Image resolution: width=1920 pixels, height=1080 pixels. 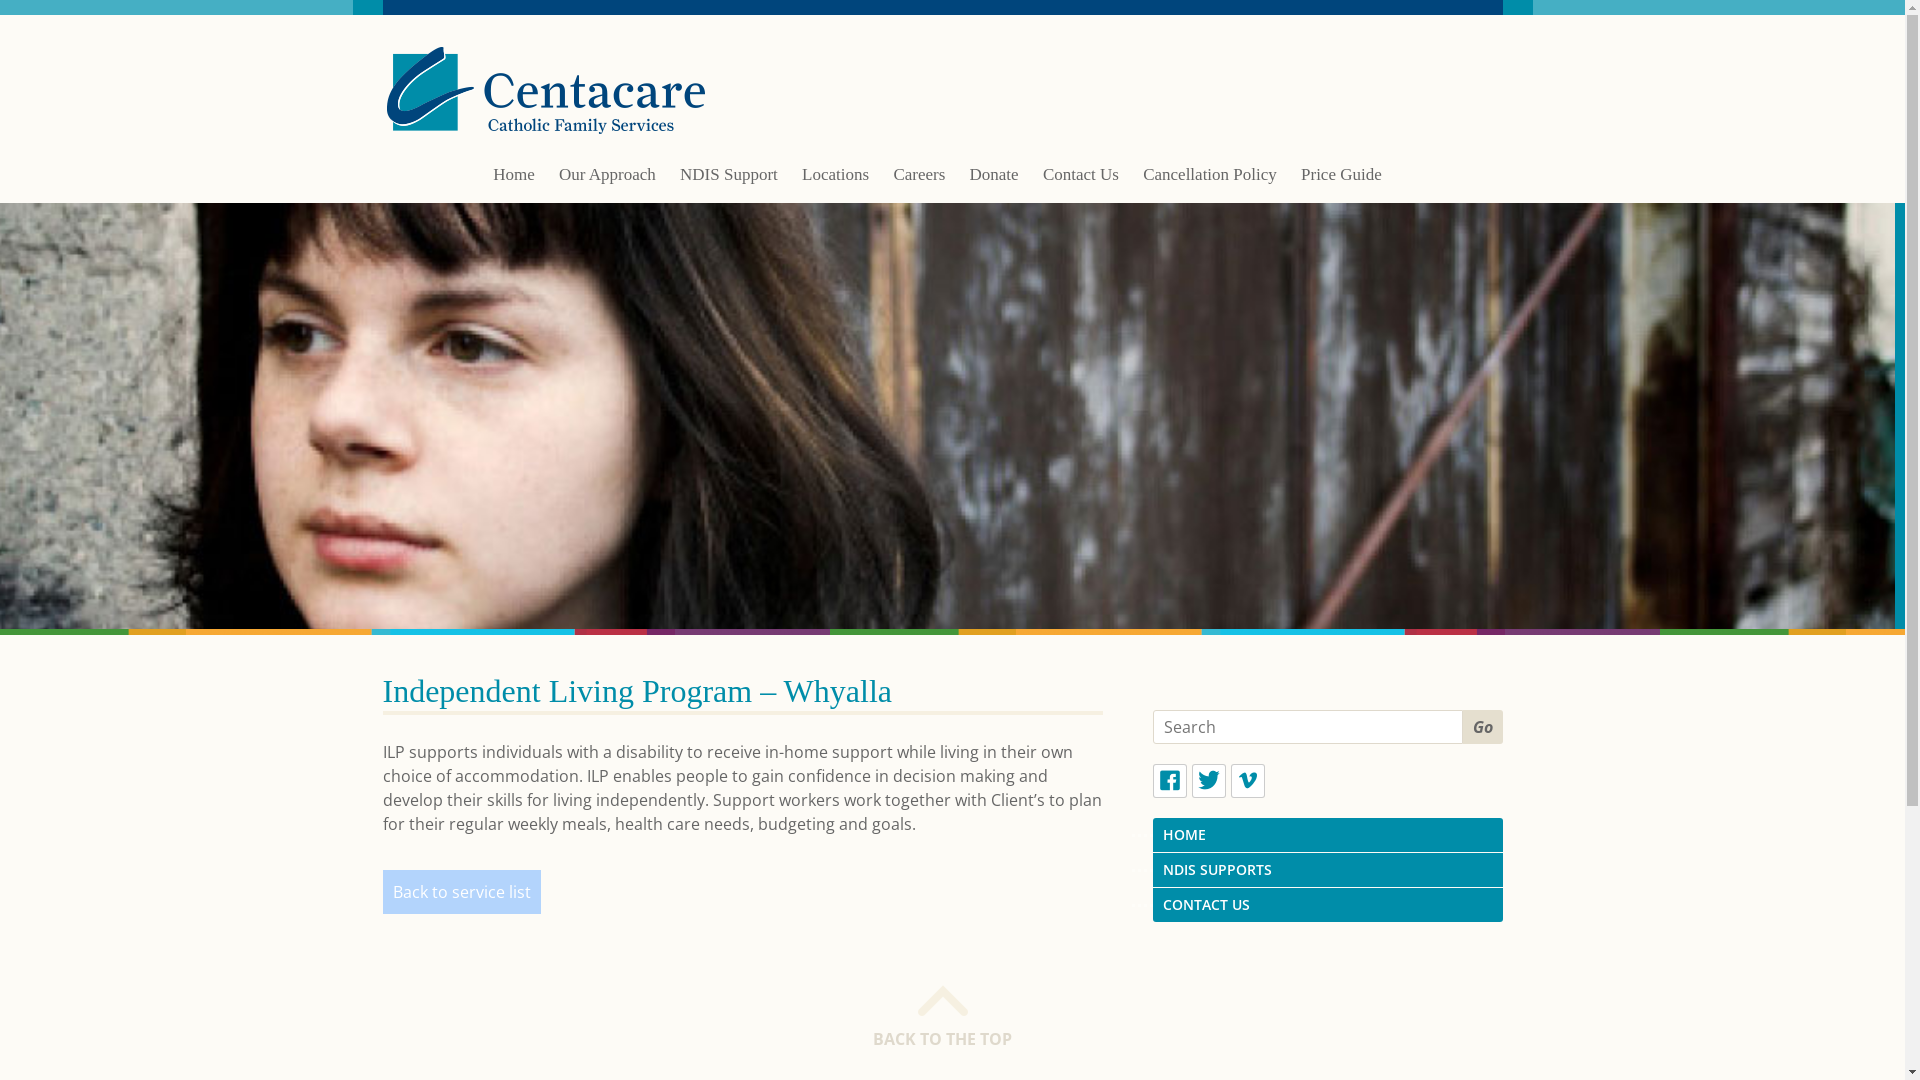 What do you see at coordinates (1169, 779) in the screenshot?
I see `'Facebook'` at bounding box center [1169, 779].